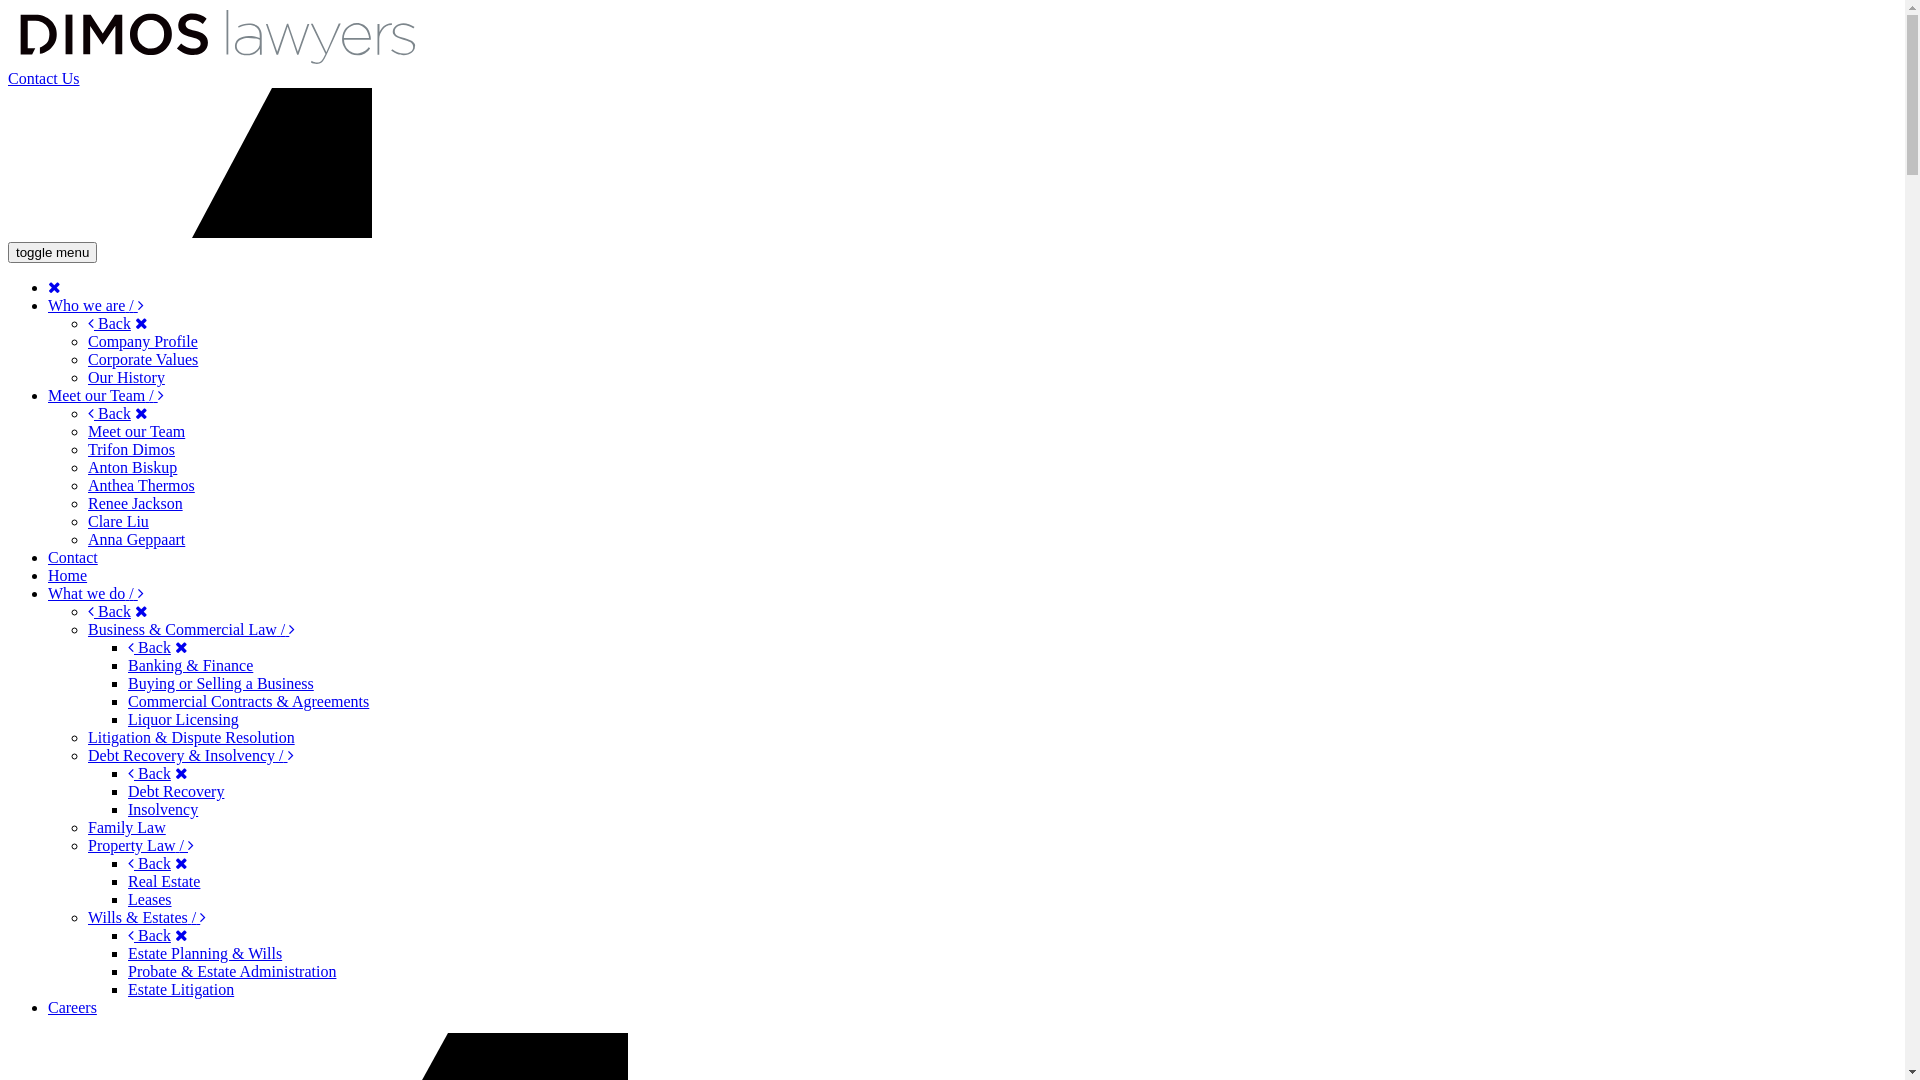 Image resolution: width=1920 pixels, height=1080 pixels. What do you see at coordinates (146, 917) in the screenshot?
I see `'Wills & Estates /'` at bounding box center [146, 917].